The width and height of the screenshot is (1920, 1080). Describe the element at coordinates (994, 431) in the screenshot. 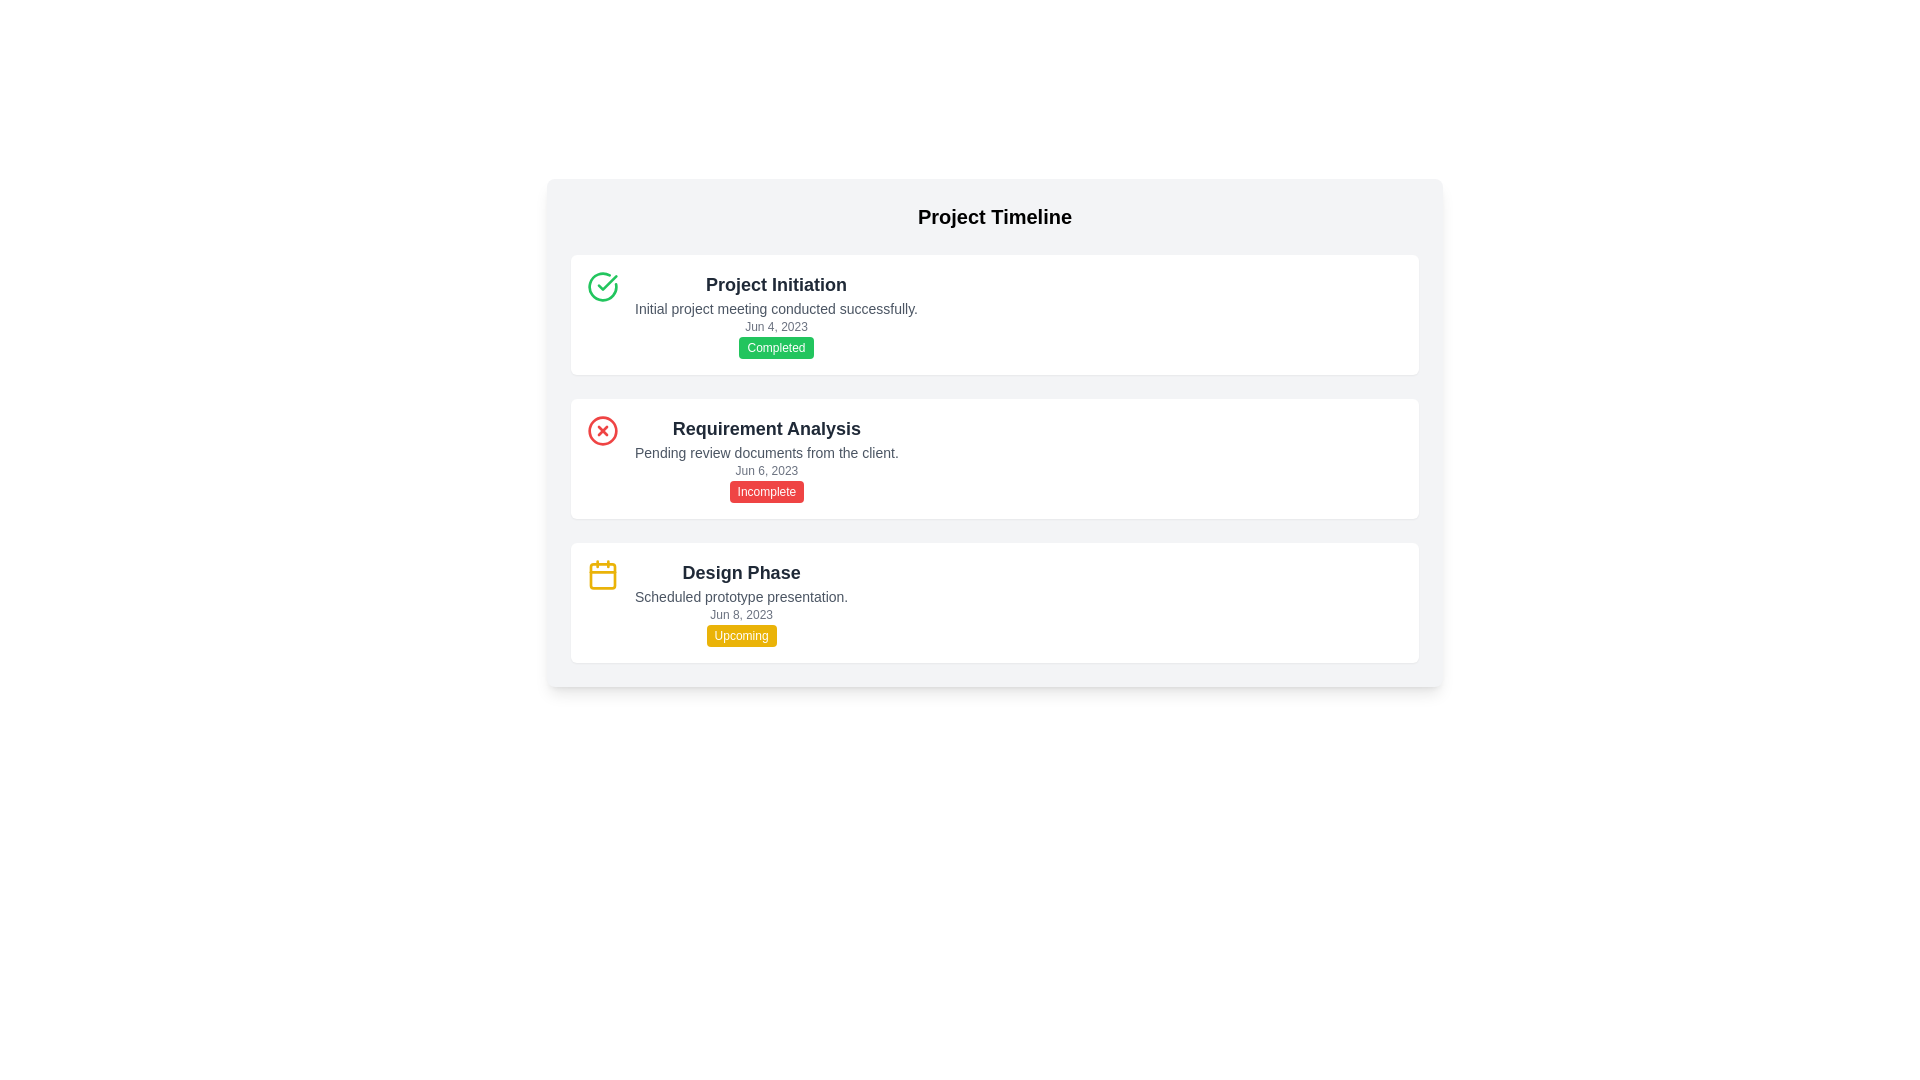

I see `the second timeline entry card in the 'Project Timeline' section, which includes the phase title, current status, and relevant details` at that location.